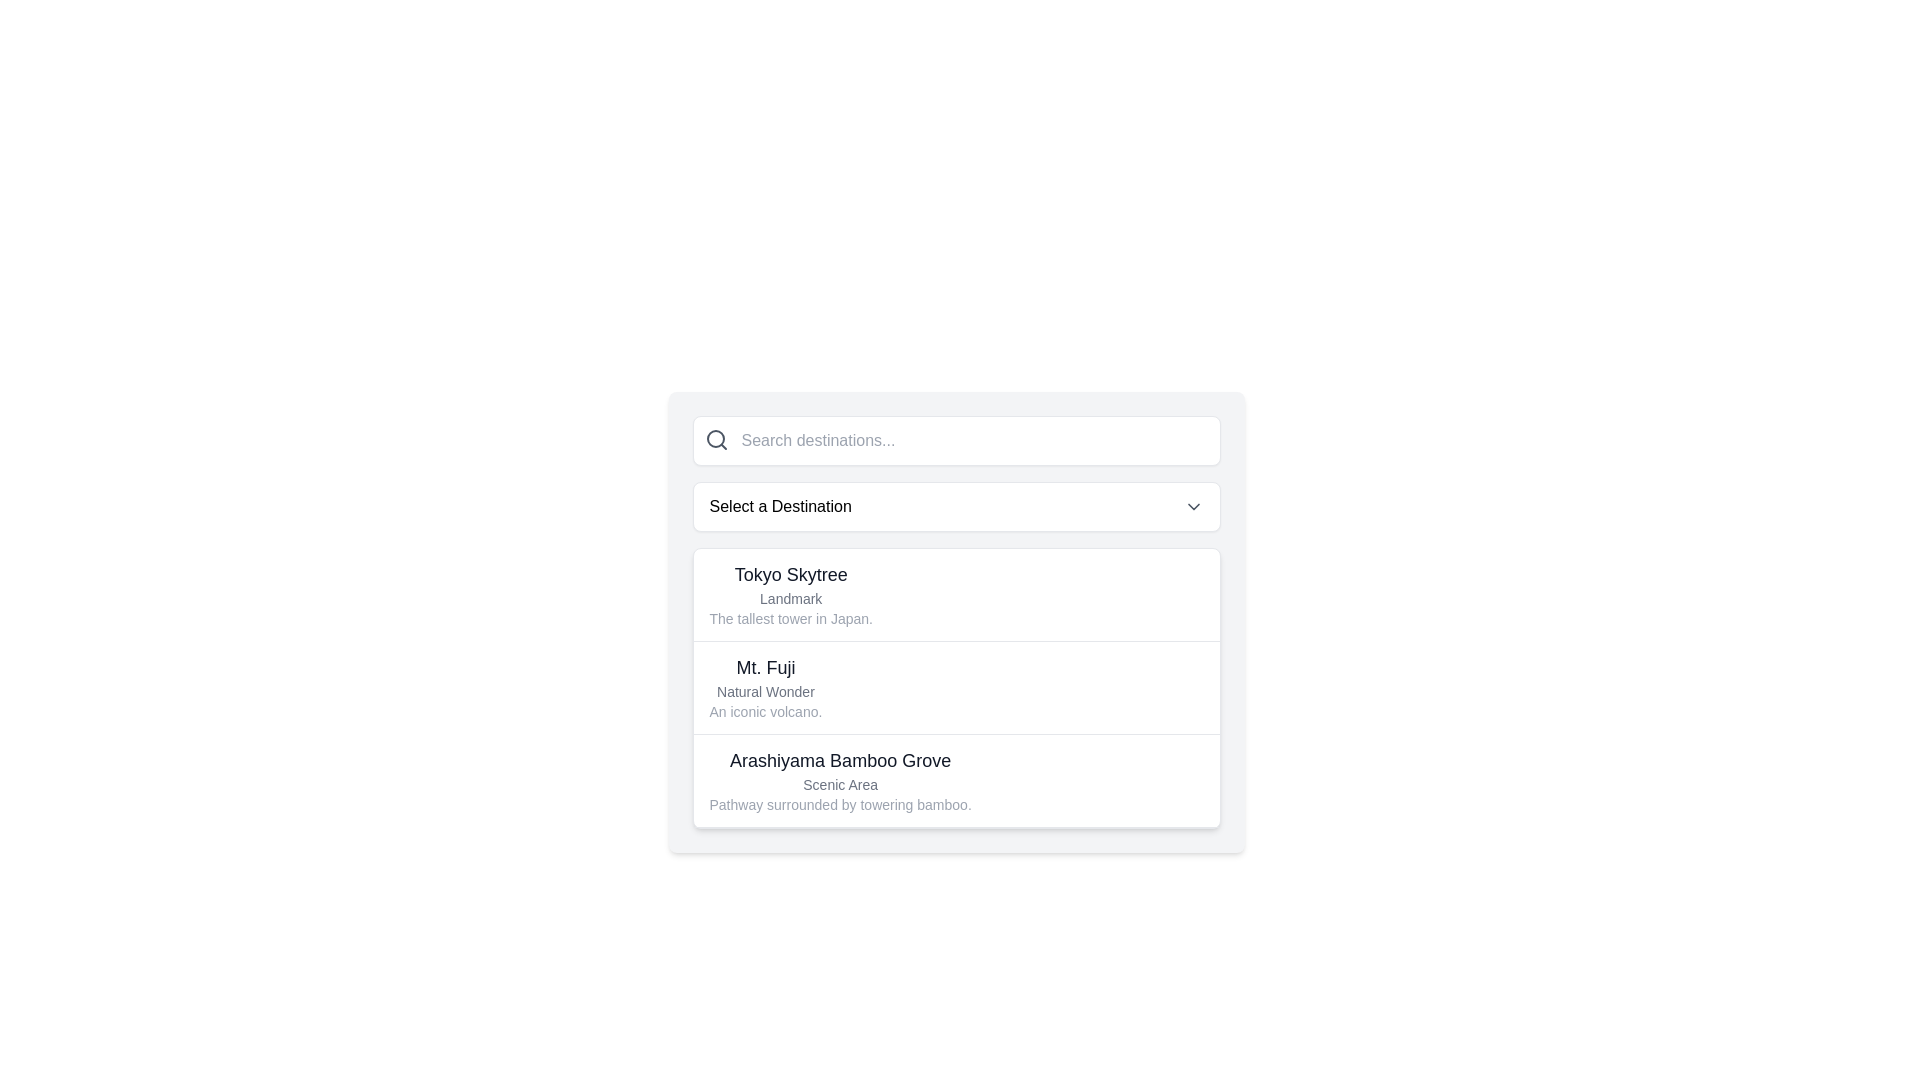 The width and height of the screenshot is (1920, 1080). What do you see at coordinates (955, 780) in the screenshot?
I see `the selectable list item titled 'Arashiyama Bamboo Grove', which is the third entry in the list` at bounding box center [955, 780].